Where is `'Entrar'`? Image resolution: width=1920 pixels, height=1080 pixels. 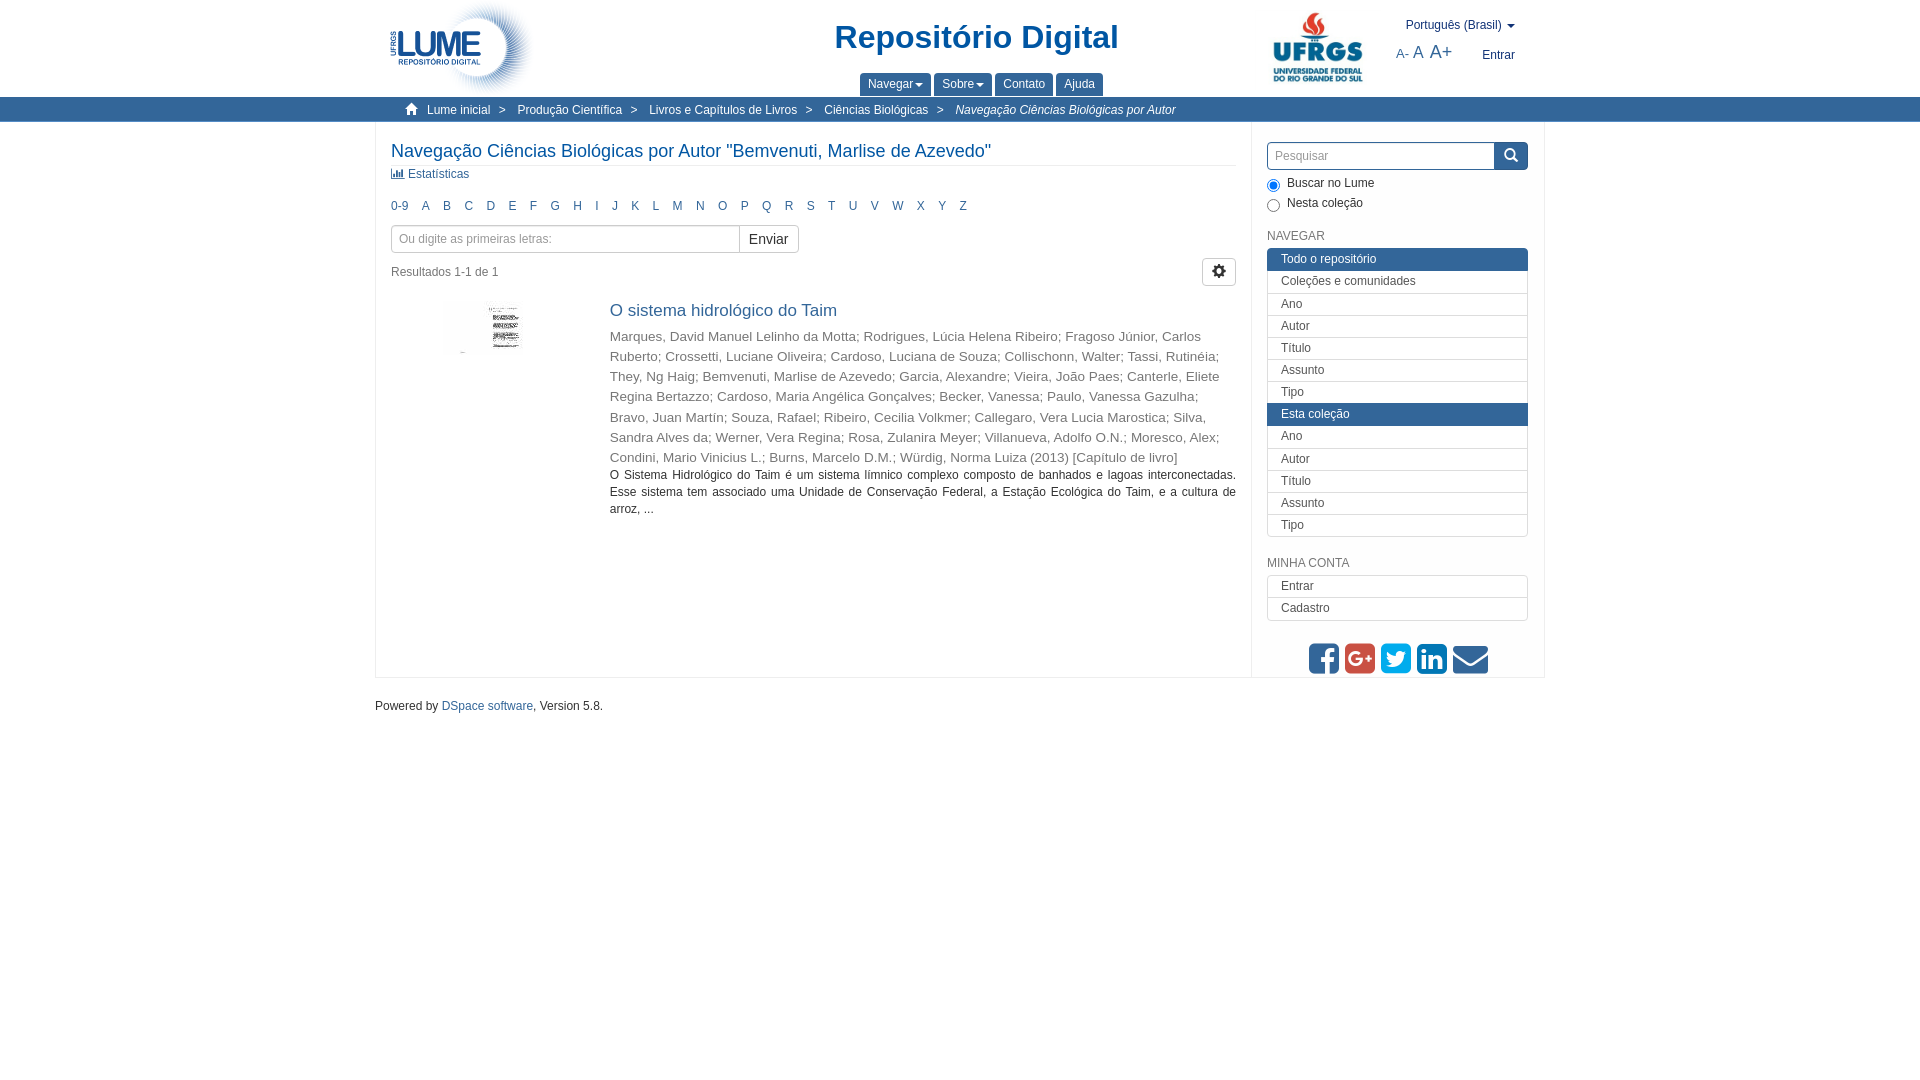
'Entrar' is located at coordinates (1498, 53).